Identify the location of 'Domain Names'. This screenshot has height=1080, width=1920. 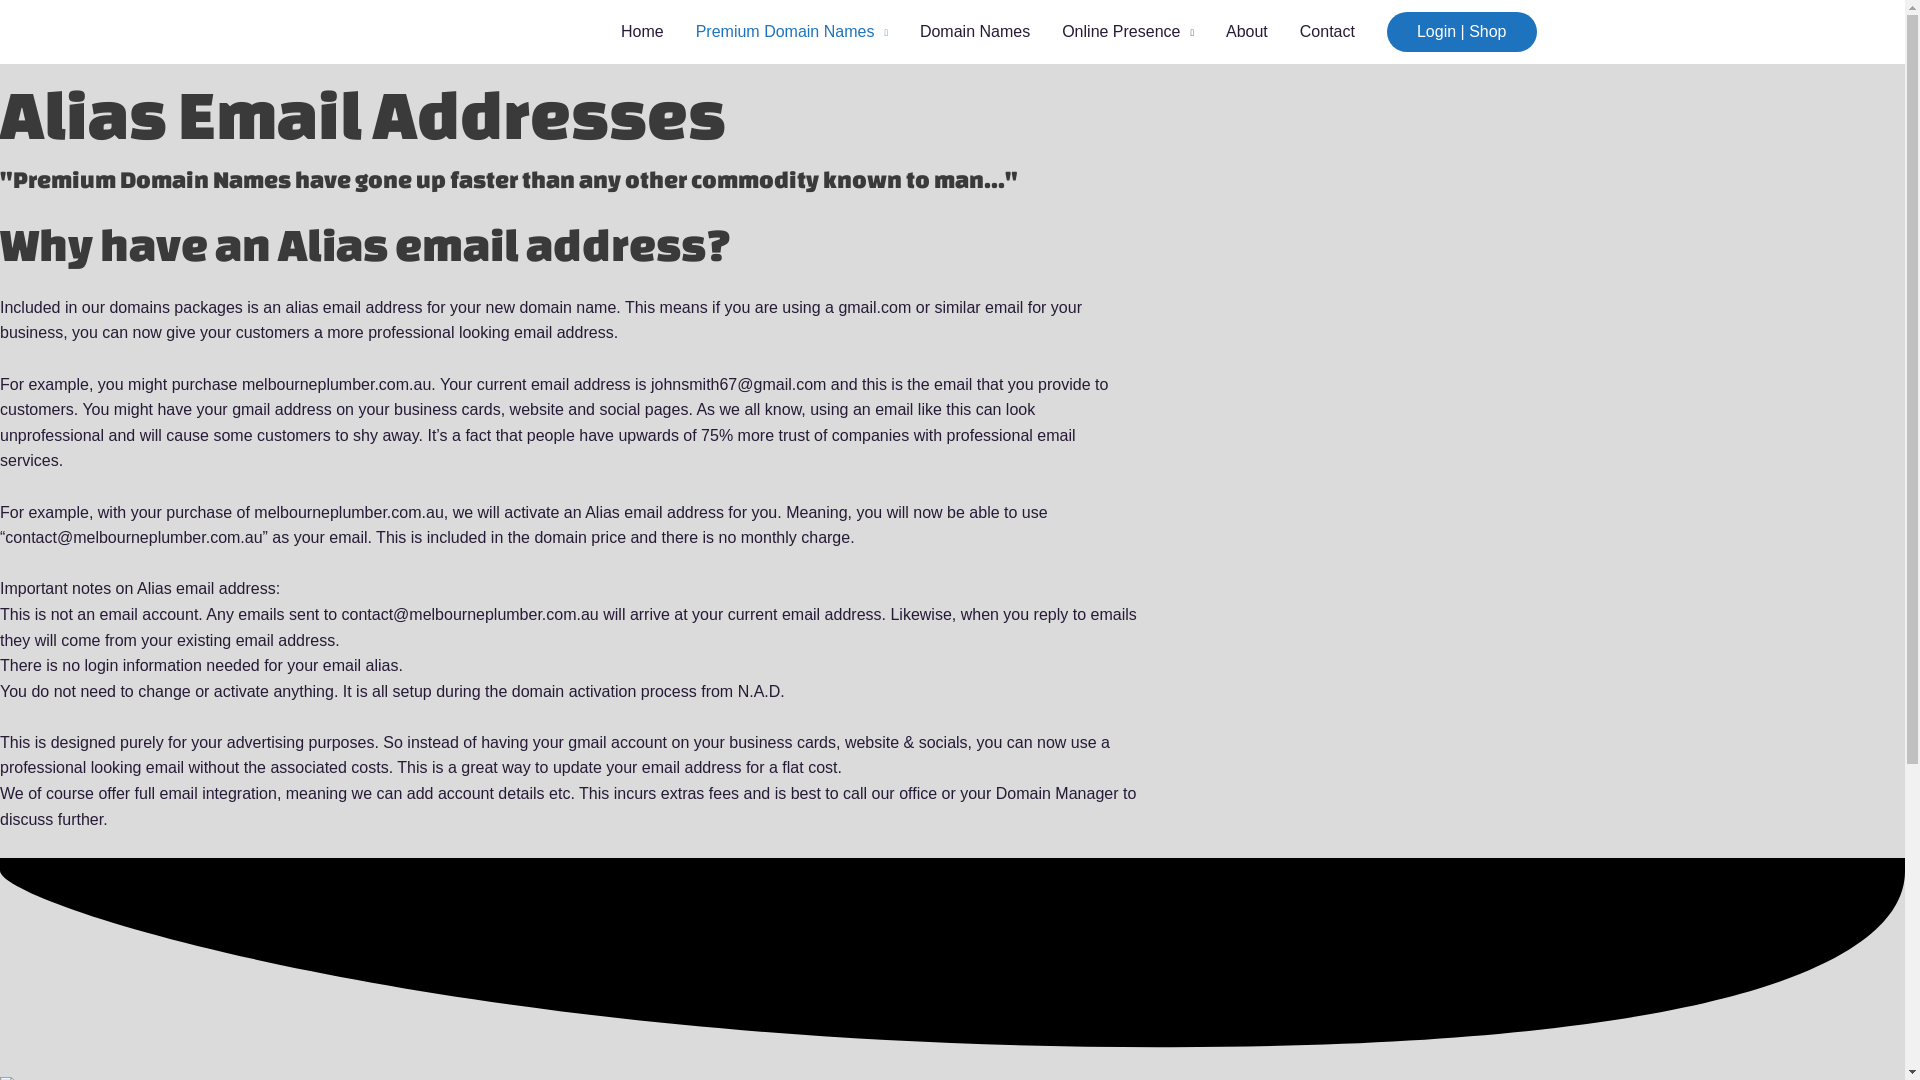
(974, 31).